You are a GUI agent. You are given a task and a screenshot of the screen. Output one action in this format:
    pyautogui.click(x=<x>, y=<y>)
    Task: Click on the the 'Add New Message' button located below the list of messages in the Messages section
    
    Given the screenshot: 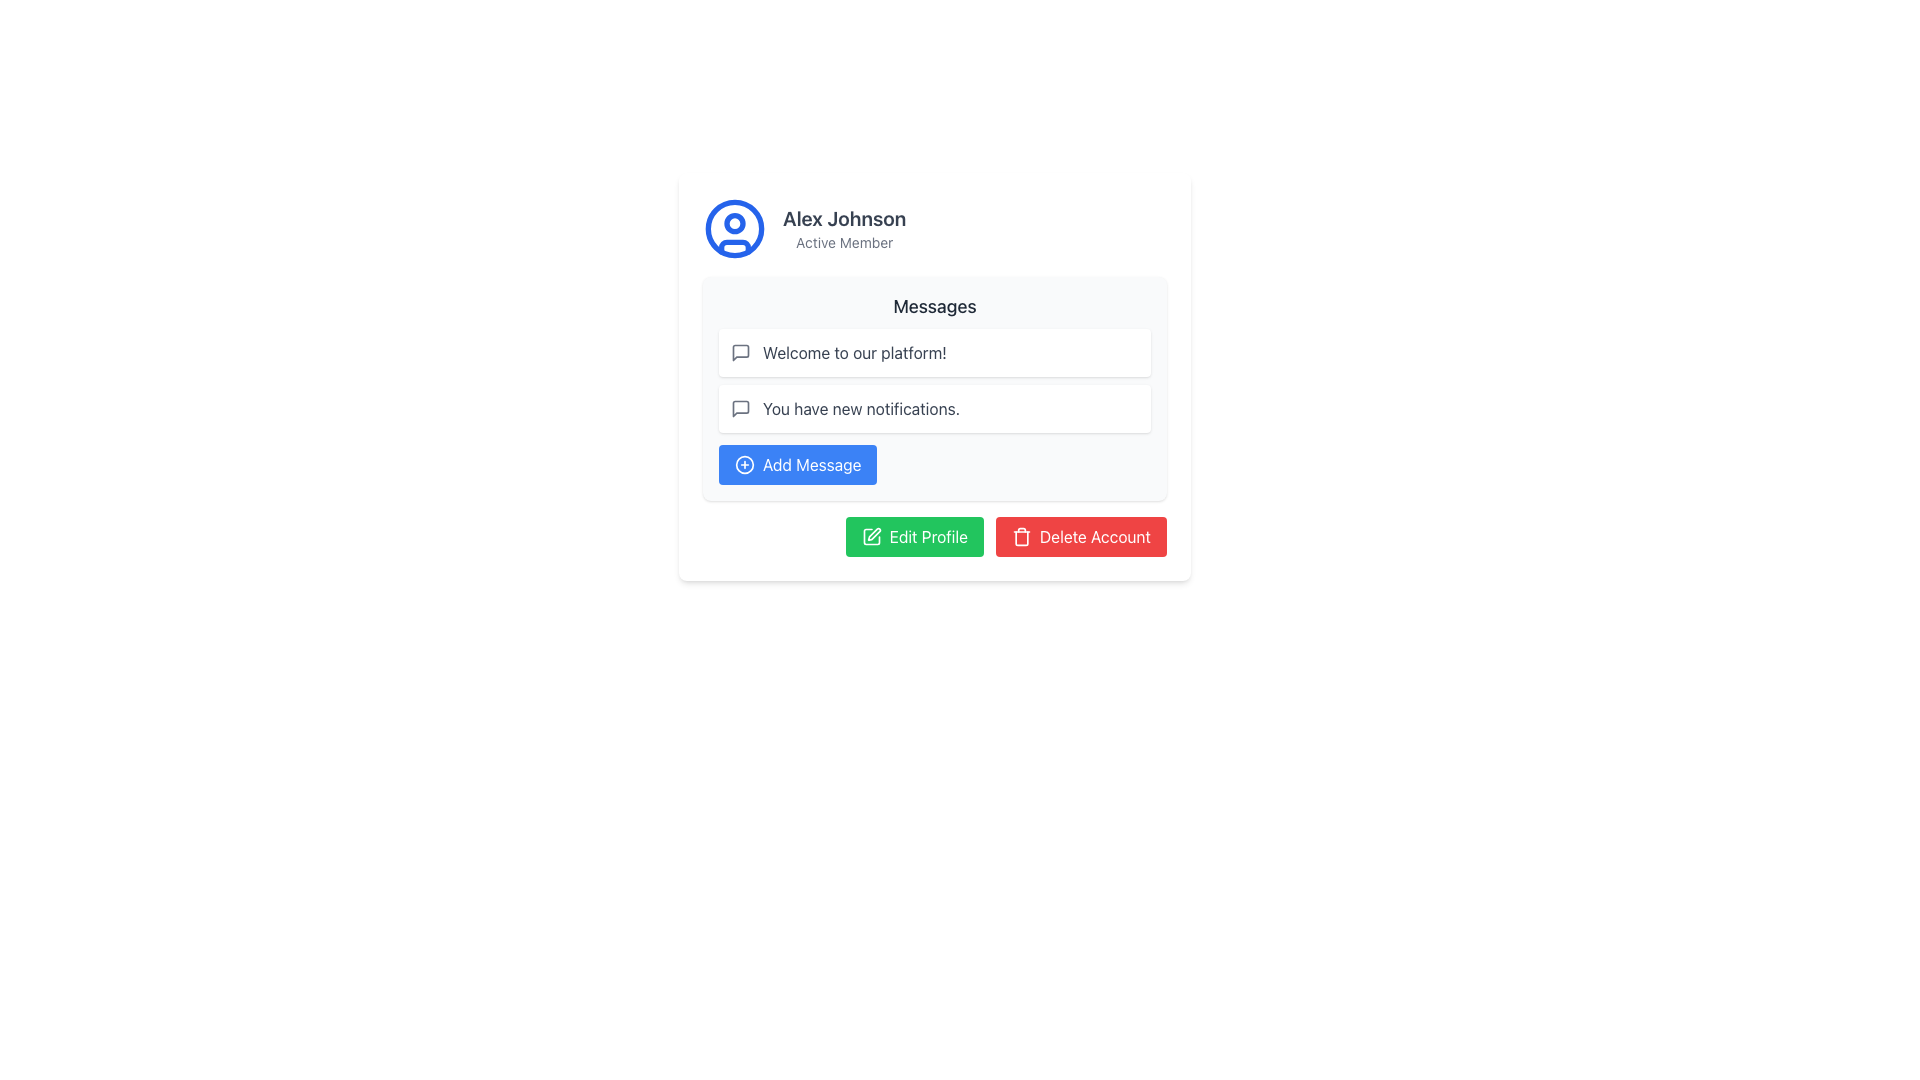 What is the action you would take?
    pyautogui.click(x=797, y=465)
    